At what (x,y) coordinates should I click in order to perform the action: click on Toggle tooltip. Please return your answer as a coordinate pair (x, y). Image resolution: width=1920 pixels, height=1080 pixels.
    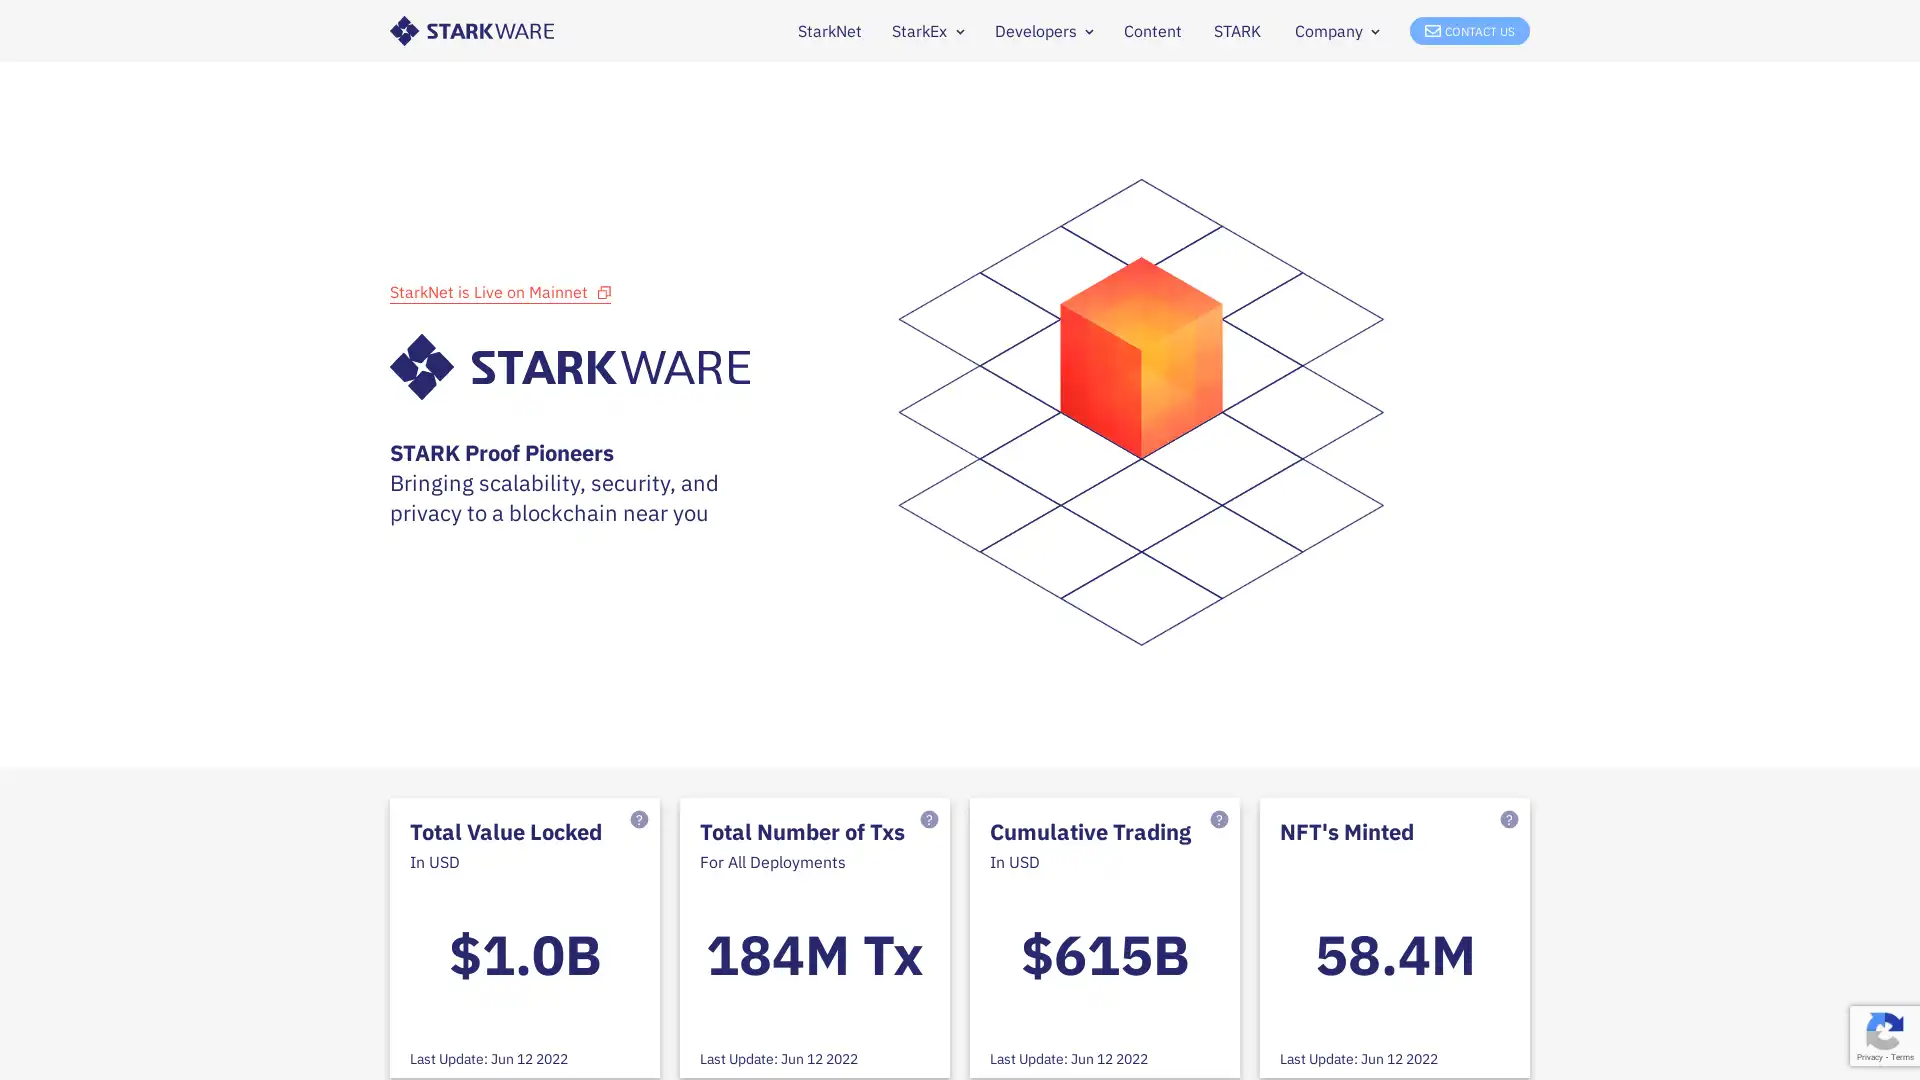
    Looking at the image, I should click on (928, 822).